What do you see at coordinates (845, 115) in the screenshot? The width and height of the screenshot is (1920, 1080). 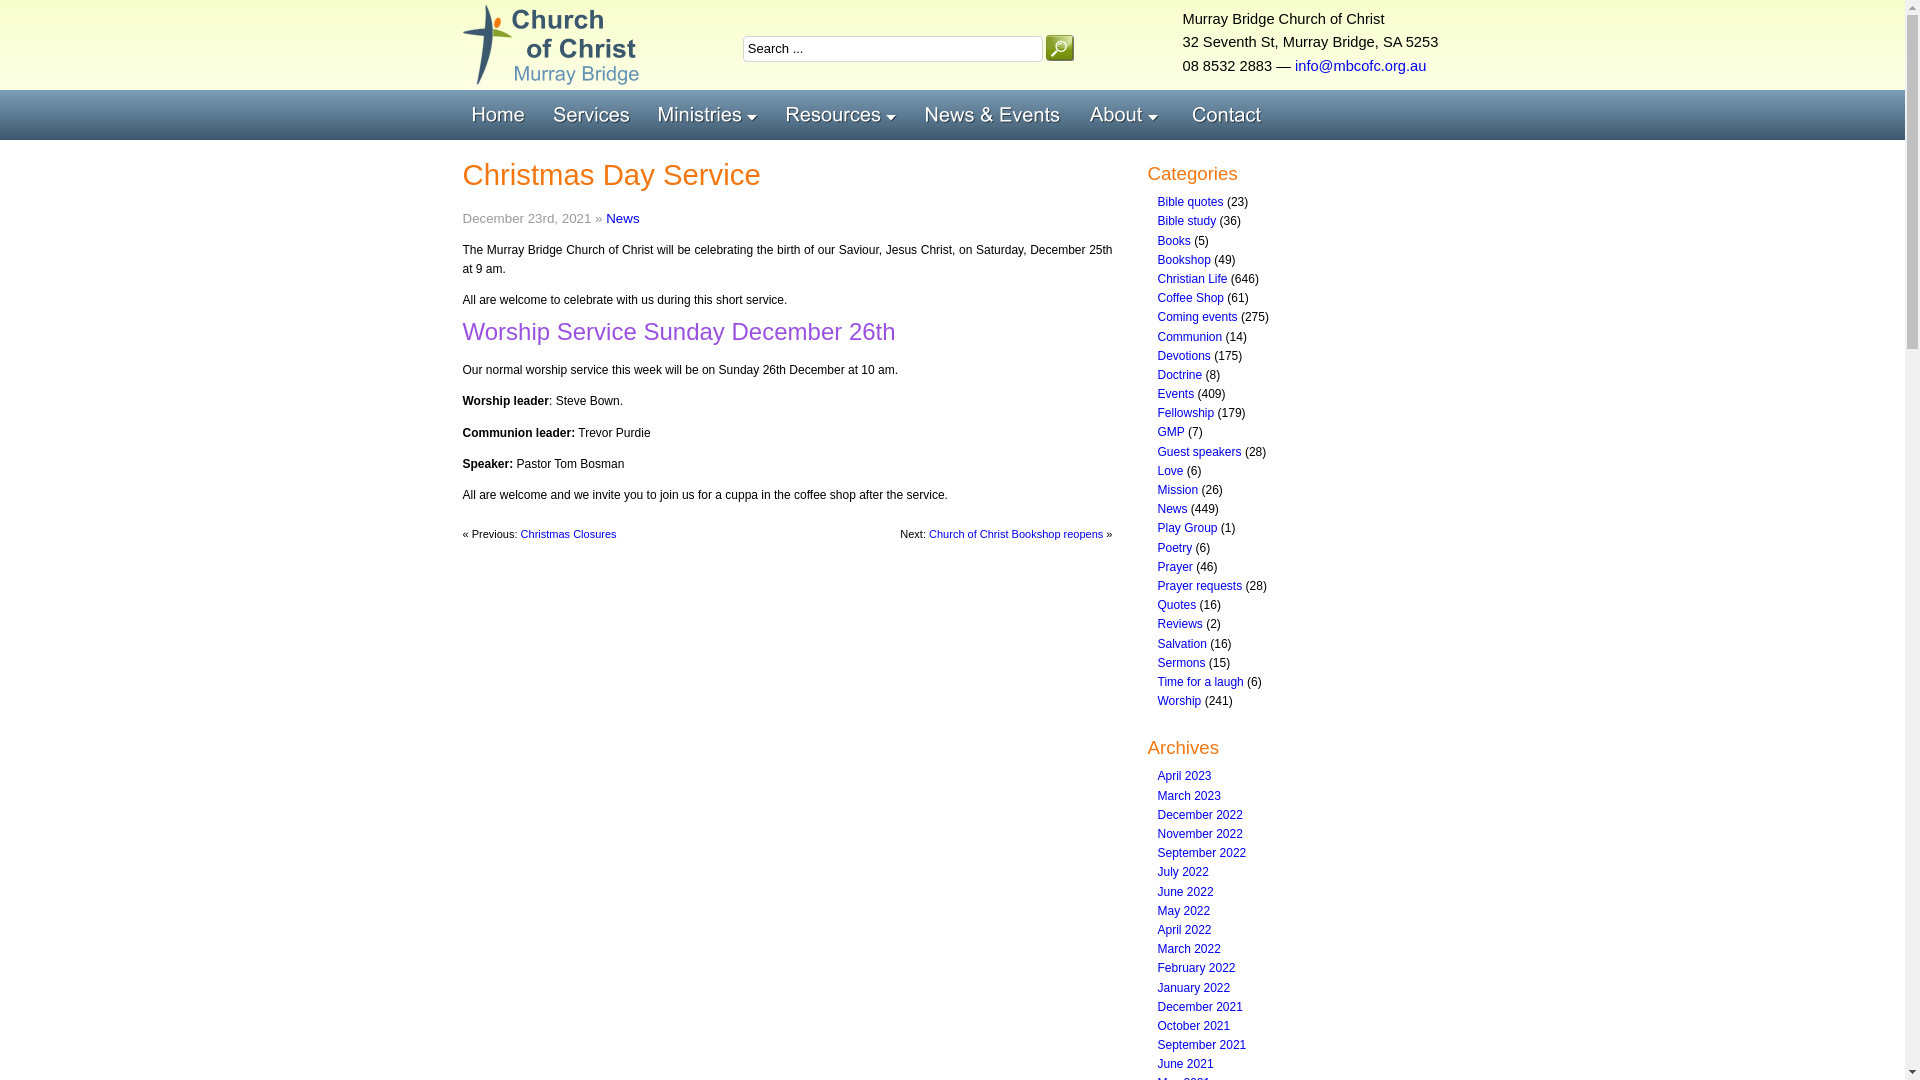 I see `'Resources & Links'` at bounding box center [845, 115].